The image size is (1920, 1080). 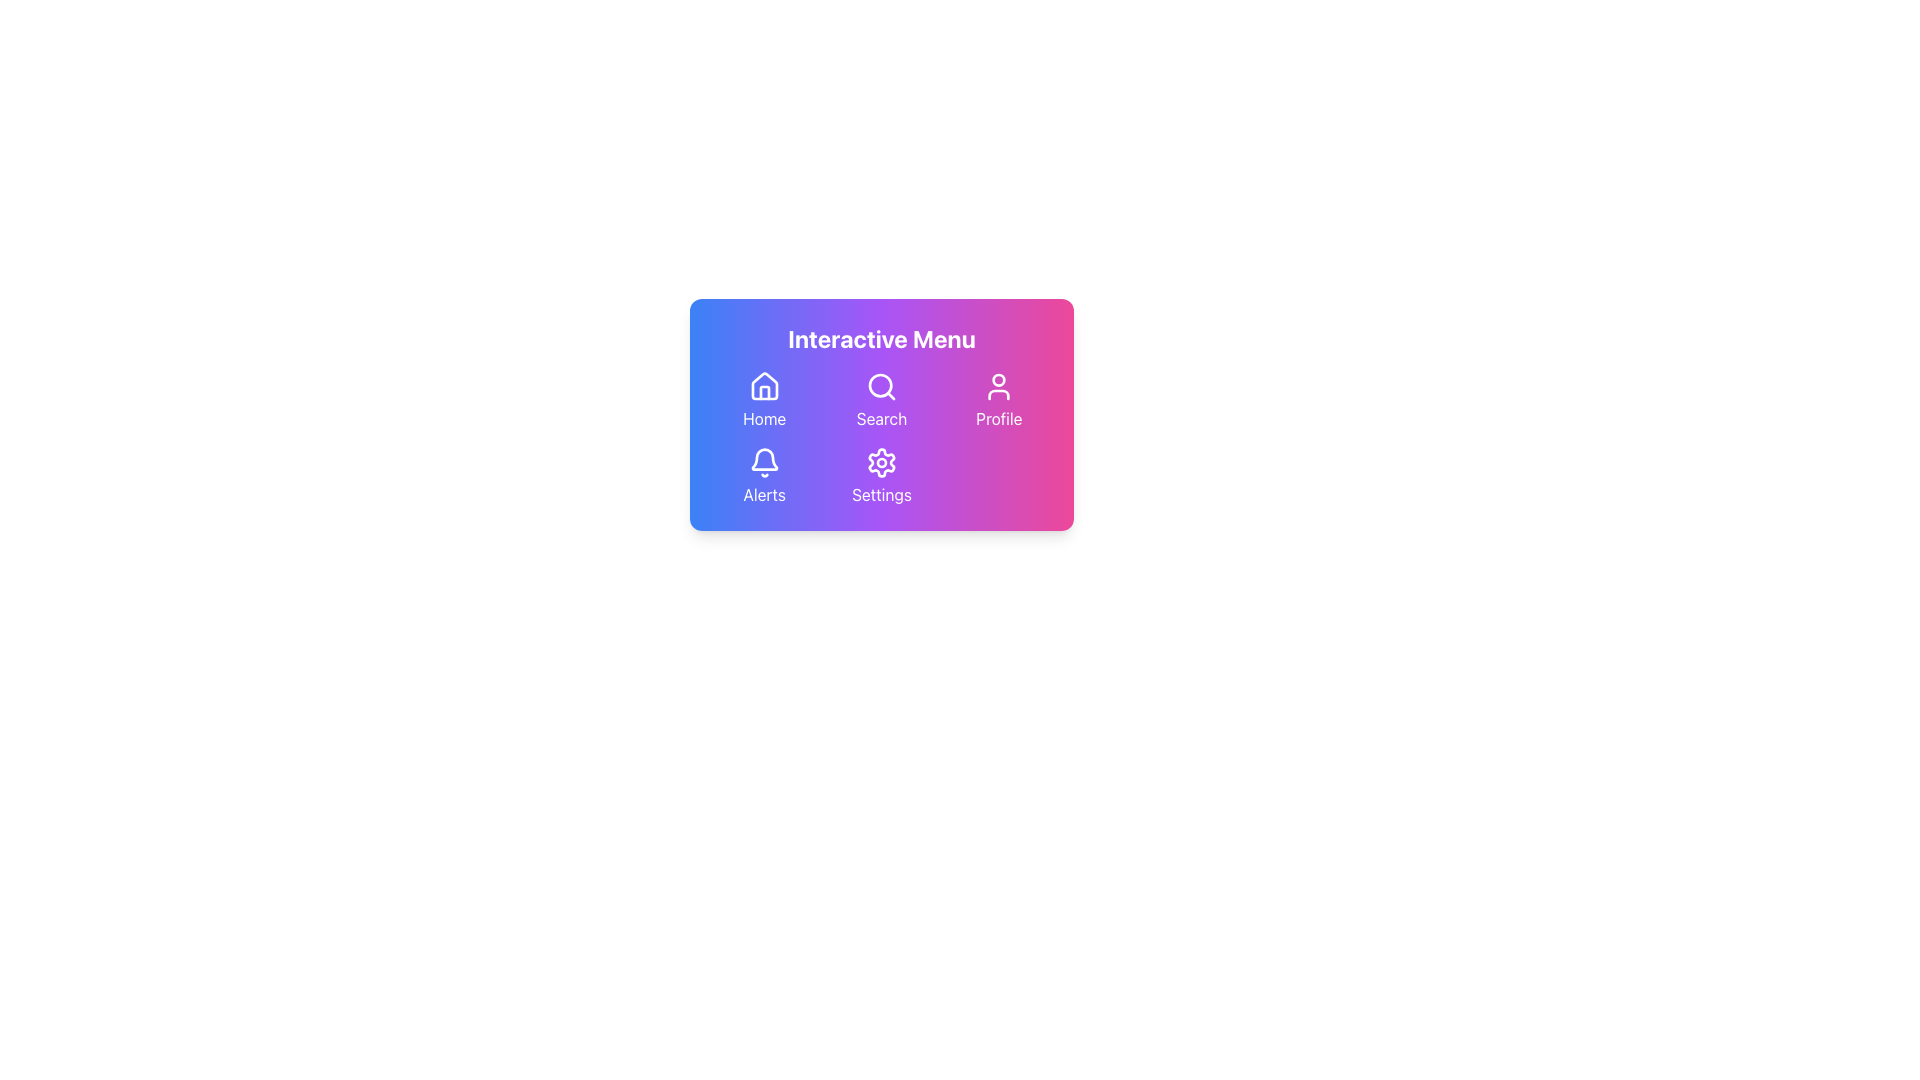 What do you see at coordinates (880, 385) in the screenshot?
I see `the decorative circle component of the 'Search' icon, which is part of the horizontally arranged interactive menu` at bounding box center [880, 385].